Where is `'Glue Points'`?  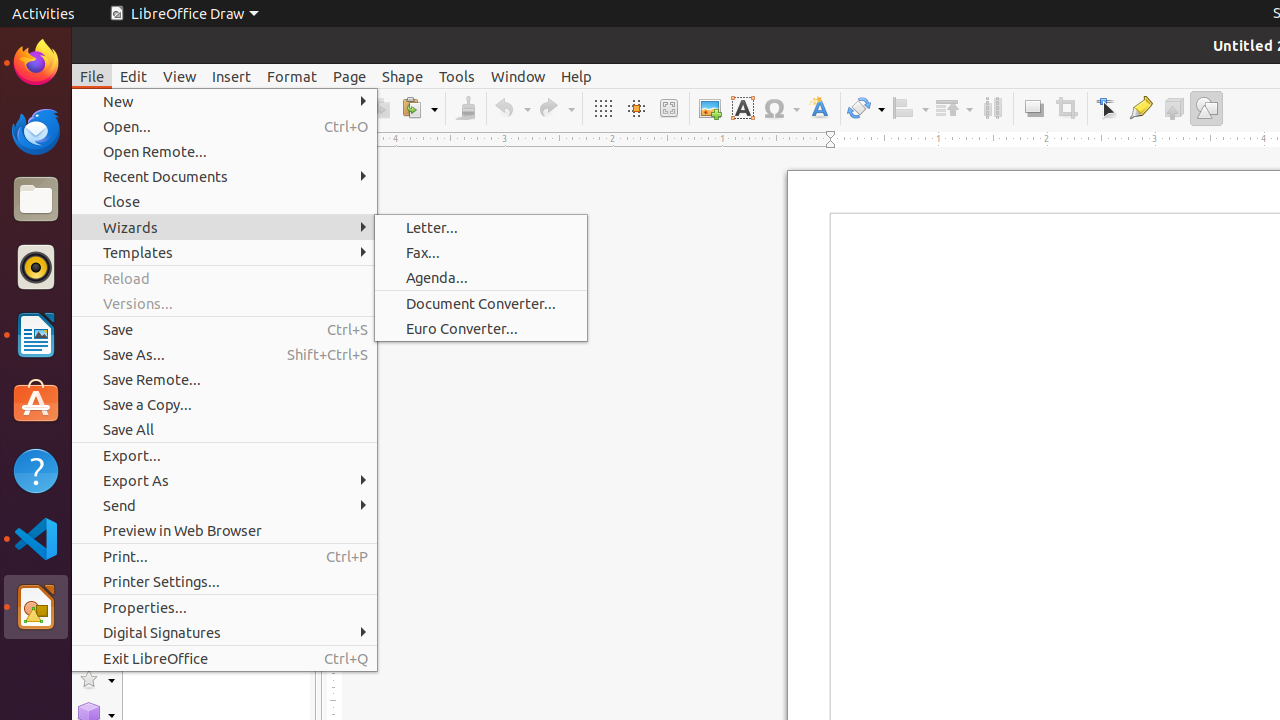
'Glue Points' is located at coordinates (1140, 108).